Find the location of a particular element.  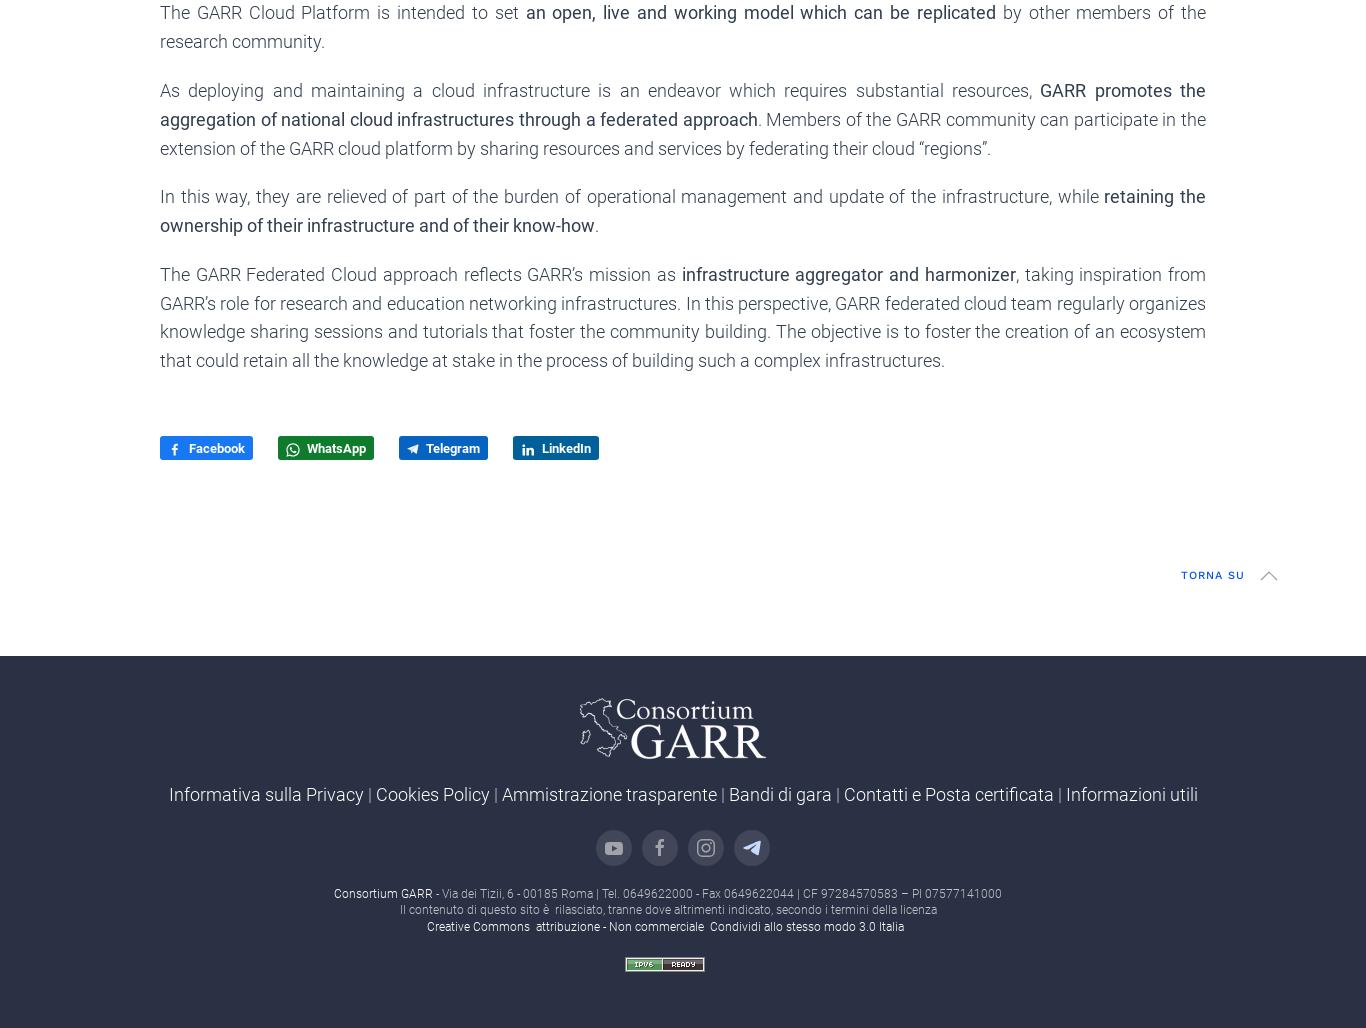

'Bandi di gara' is located at coordinates (727, 793).